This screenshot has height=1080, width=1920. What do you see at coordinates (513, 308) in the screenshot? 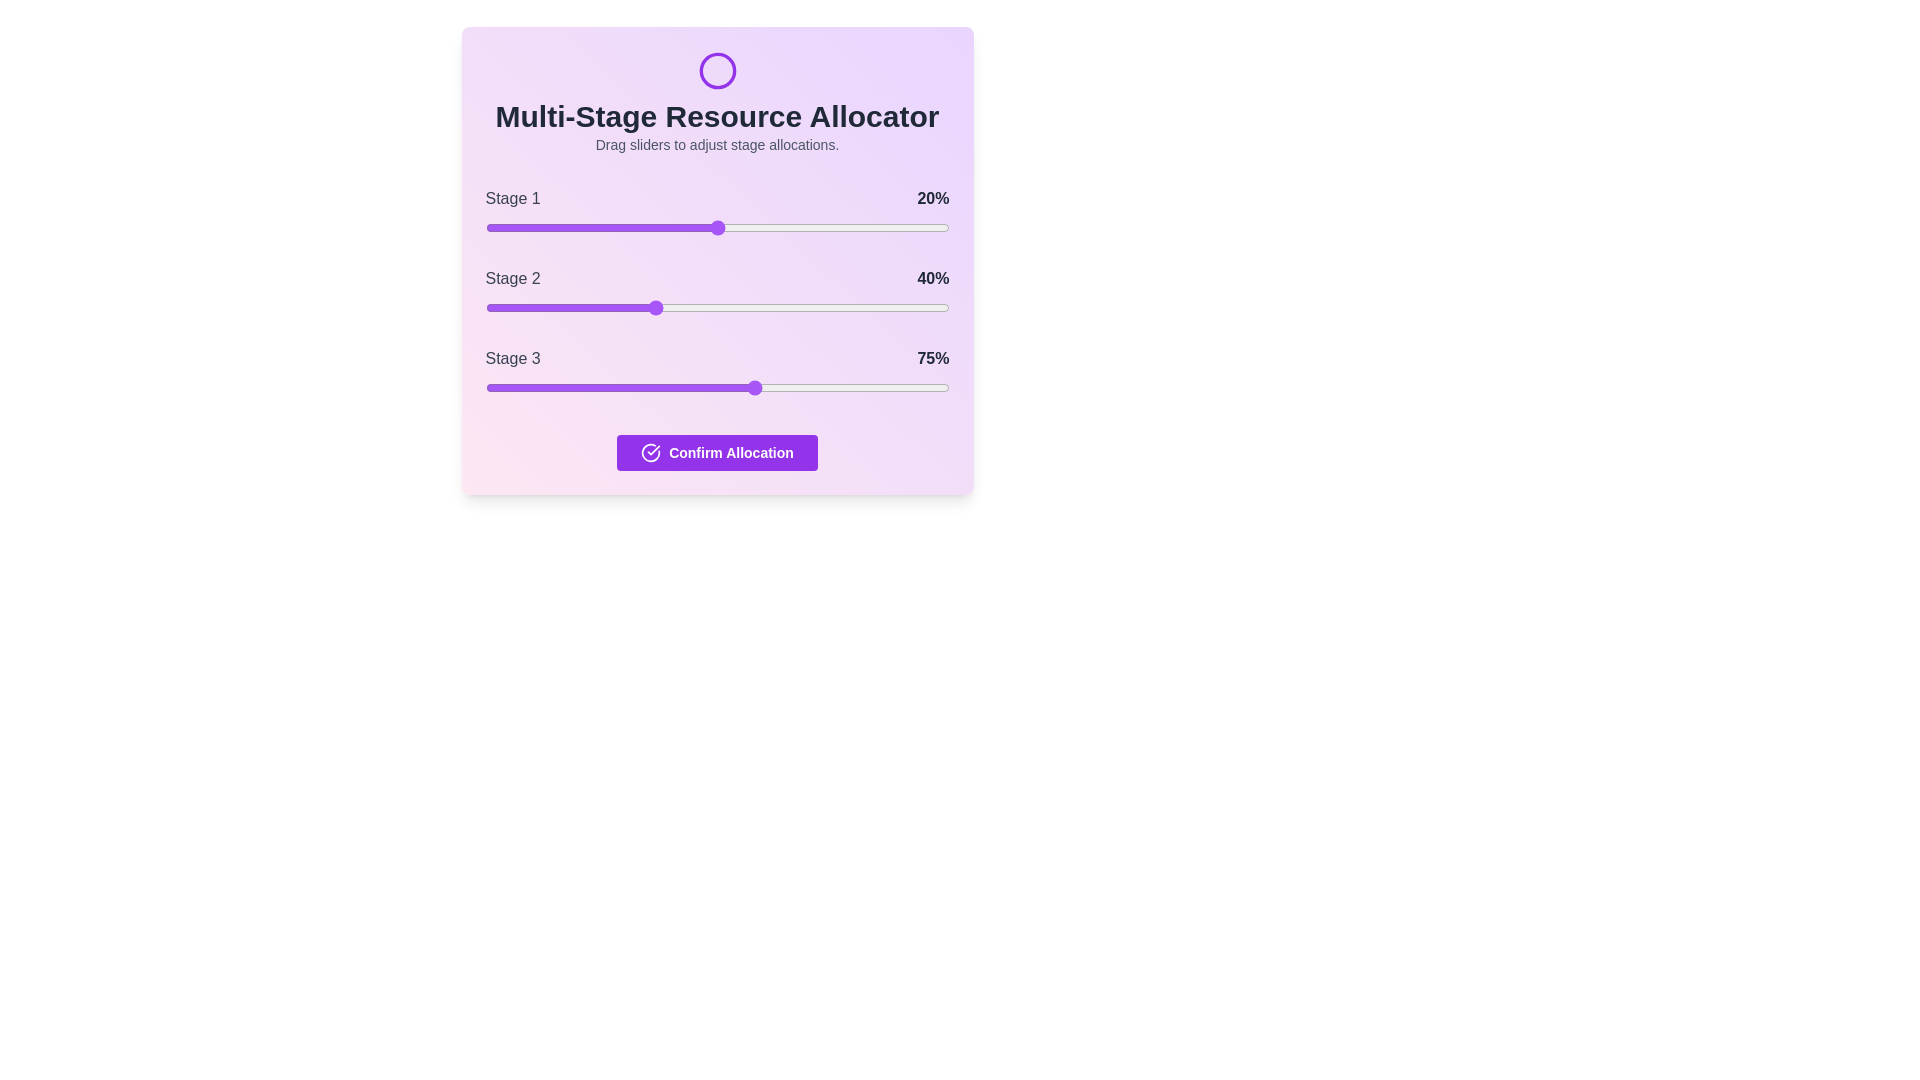
I see `the slider for Stage 2 to 6%` at bounding box center [513, 308].